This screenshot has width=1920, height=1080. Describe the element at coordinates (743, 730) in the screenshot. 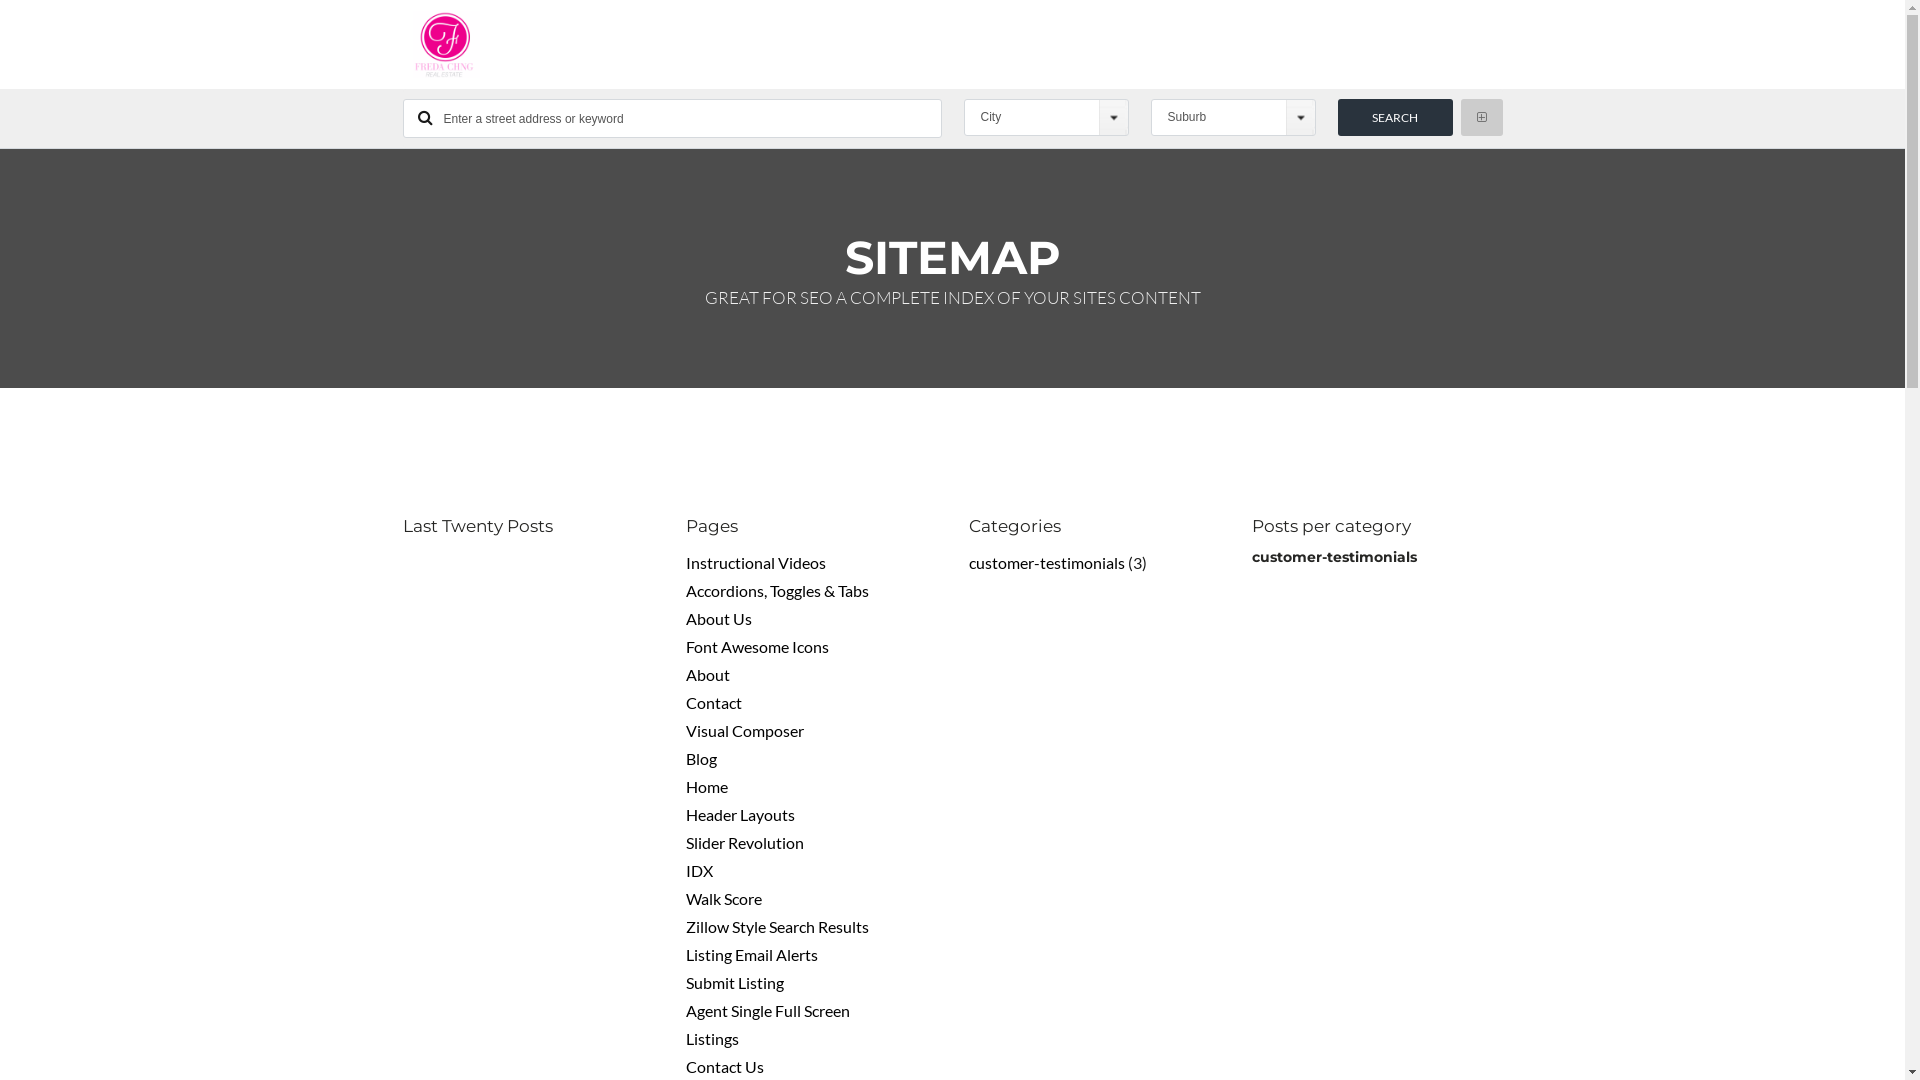

I see `'Visual Composer'` at that location.